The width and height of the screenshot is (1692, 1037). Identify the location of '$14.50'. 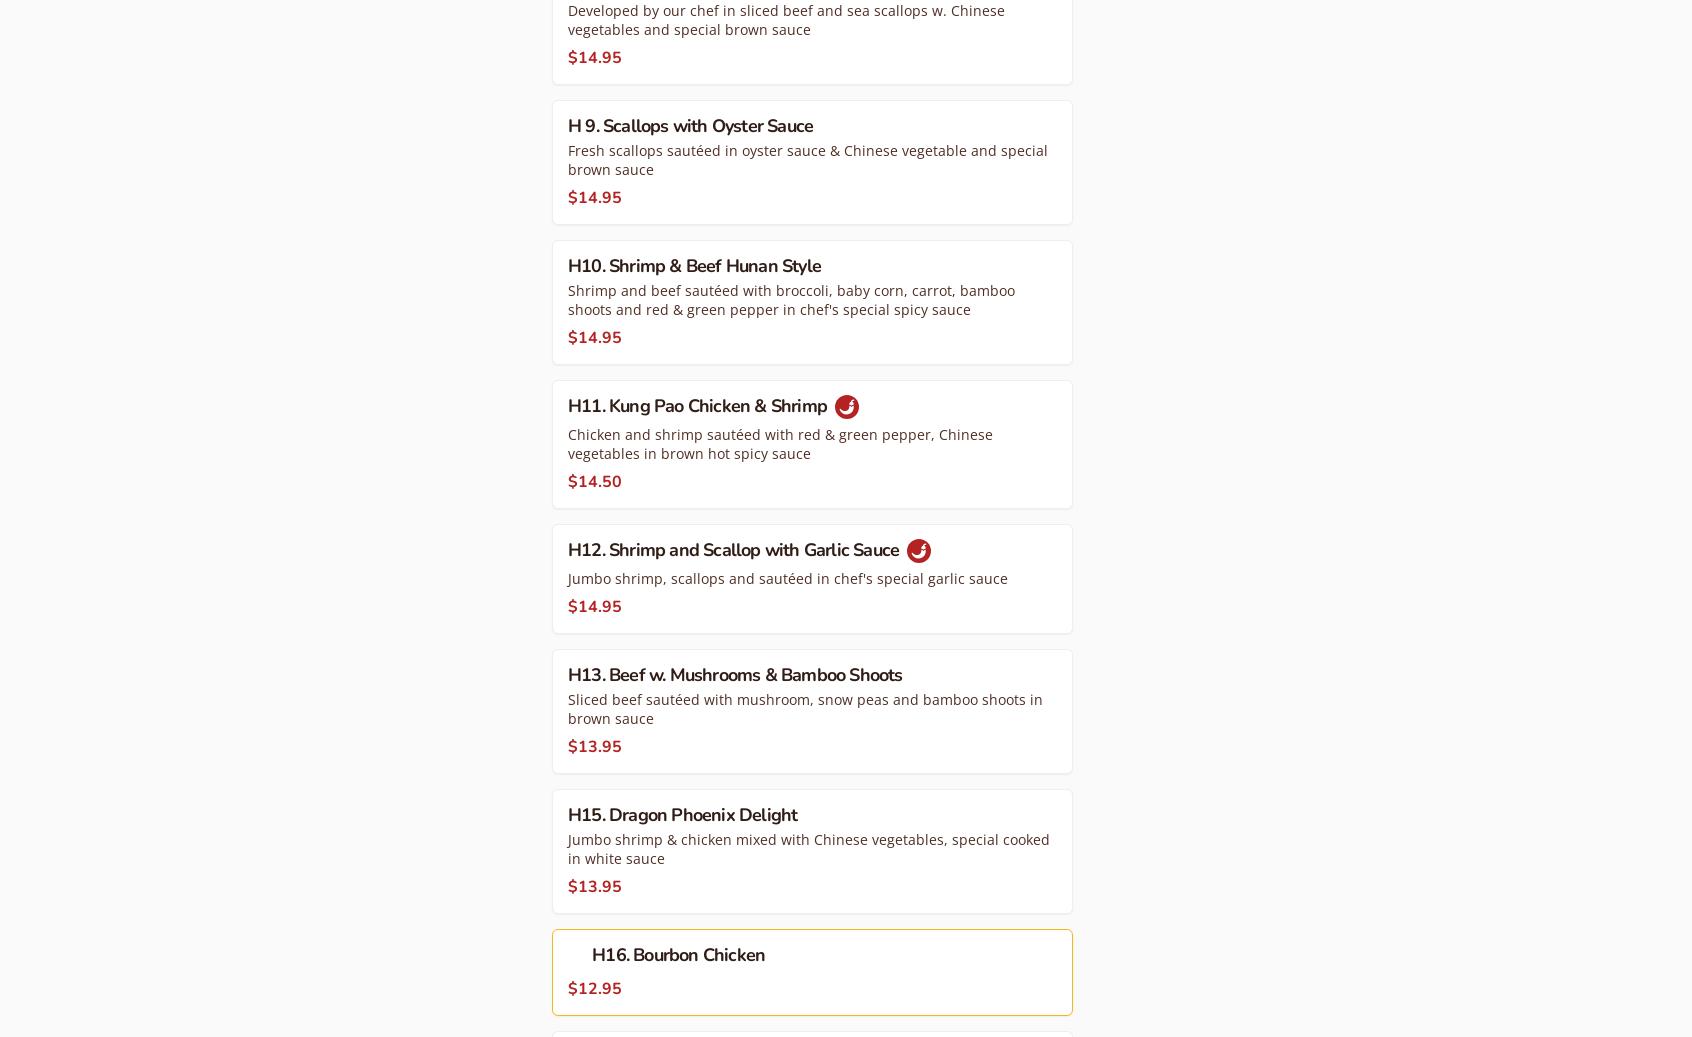
(594, 479).